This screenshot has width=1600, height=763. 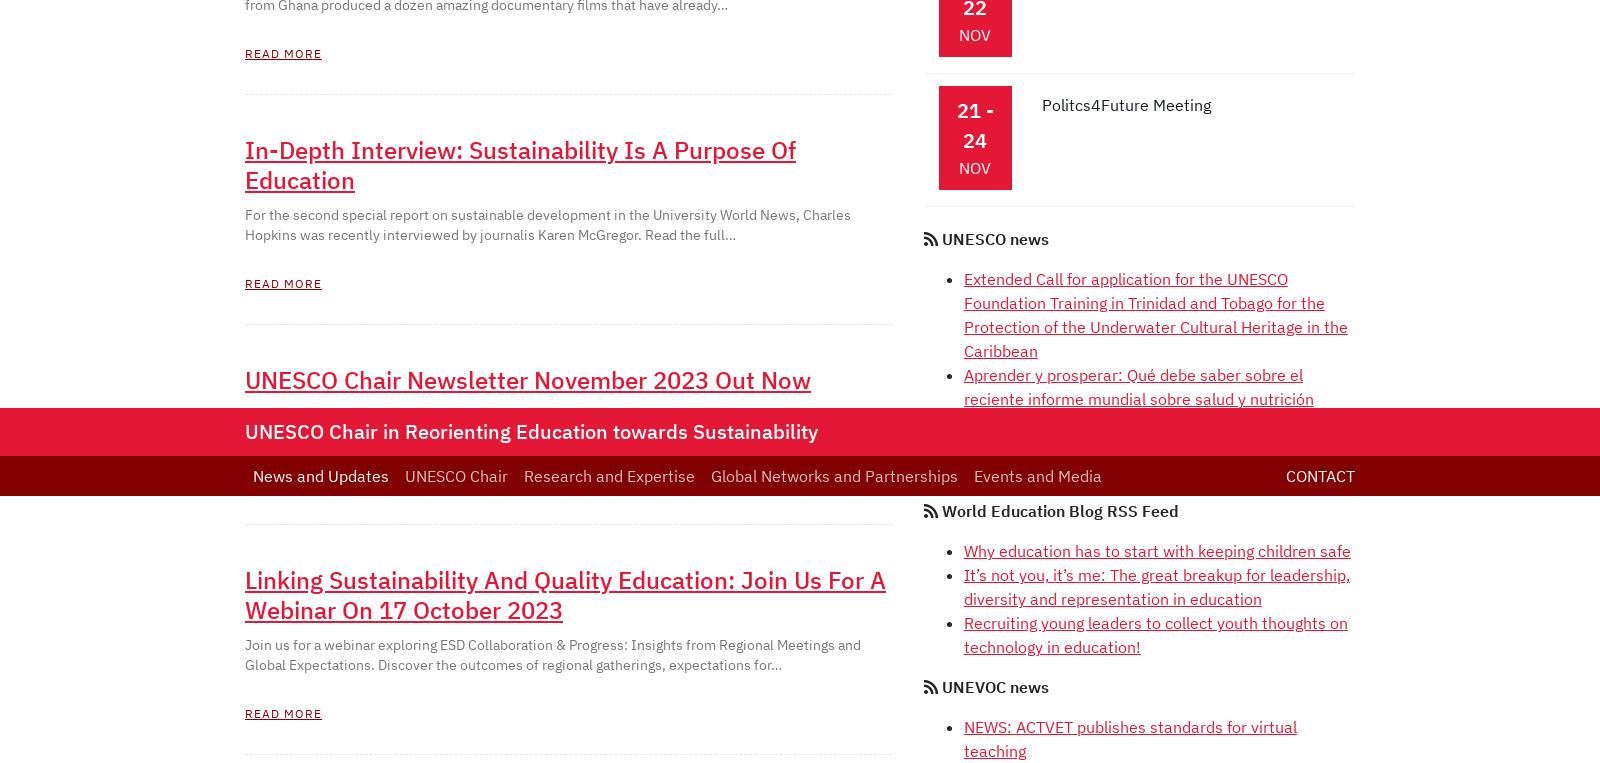 I want to click on 'Careers', so click(x=836, y=313).